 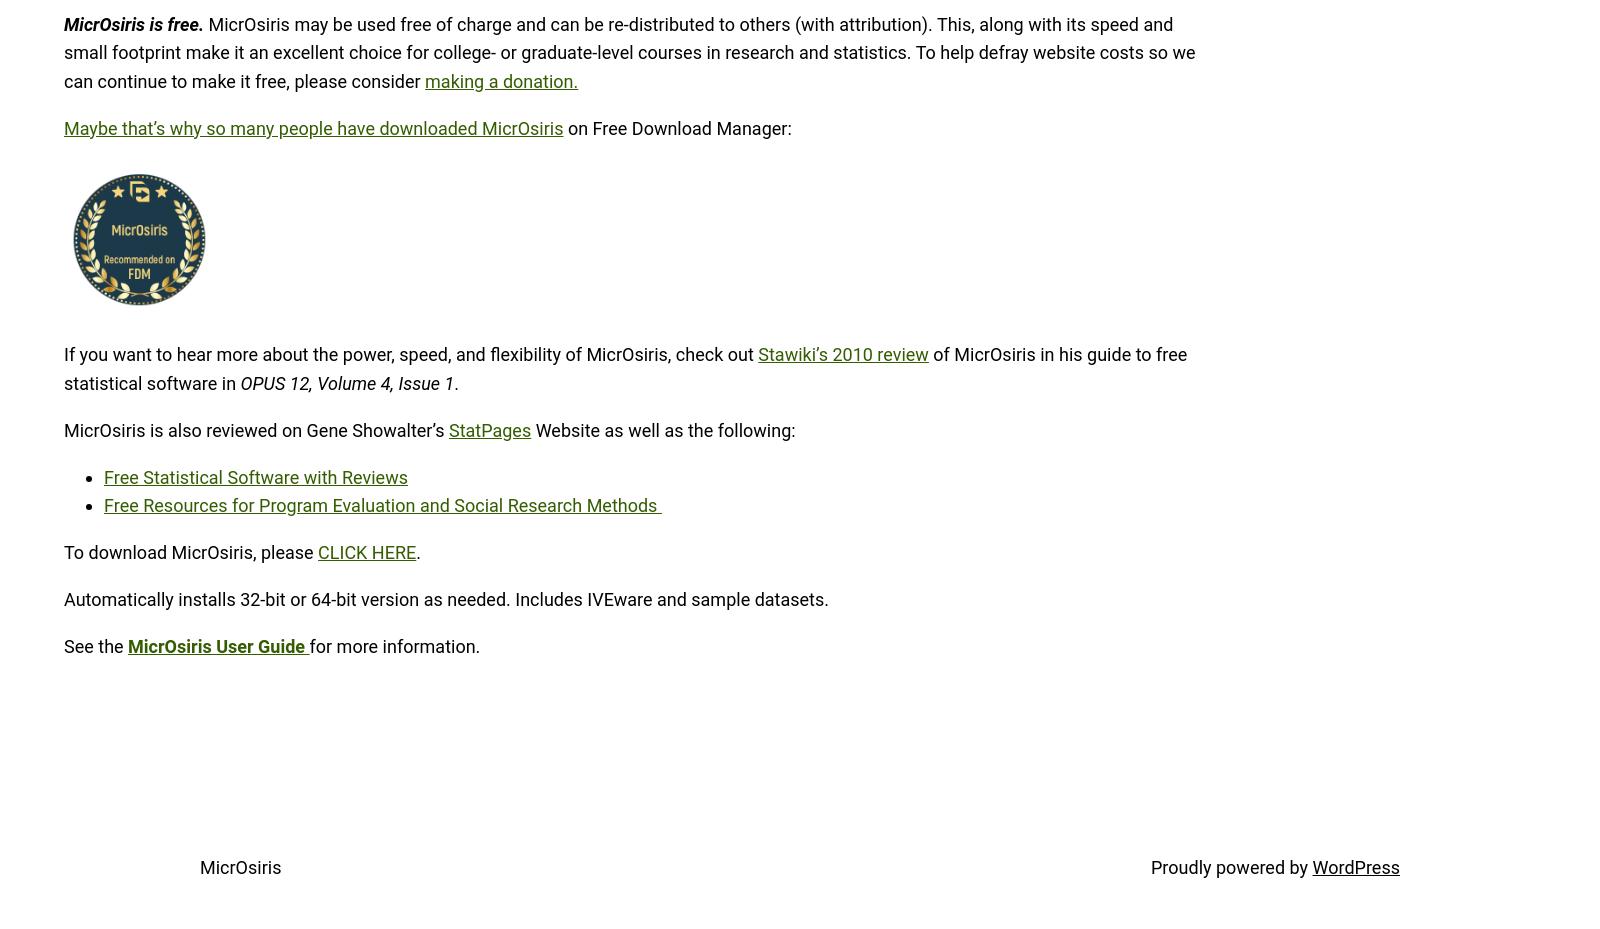 I want to click on 'MicrOsiris', so click(x=240, y=867).